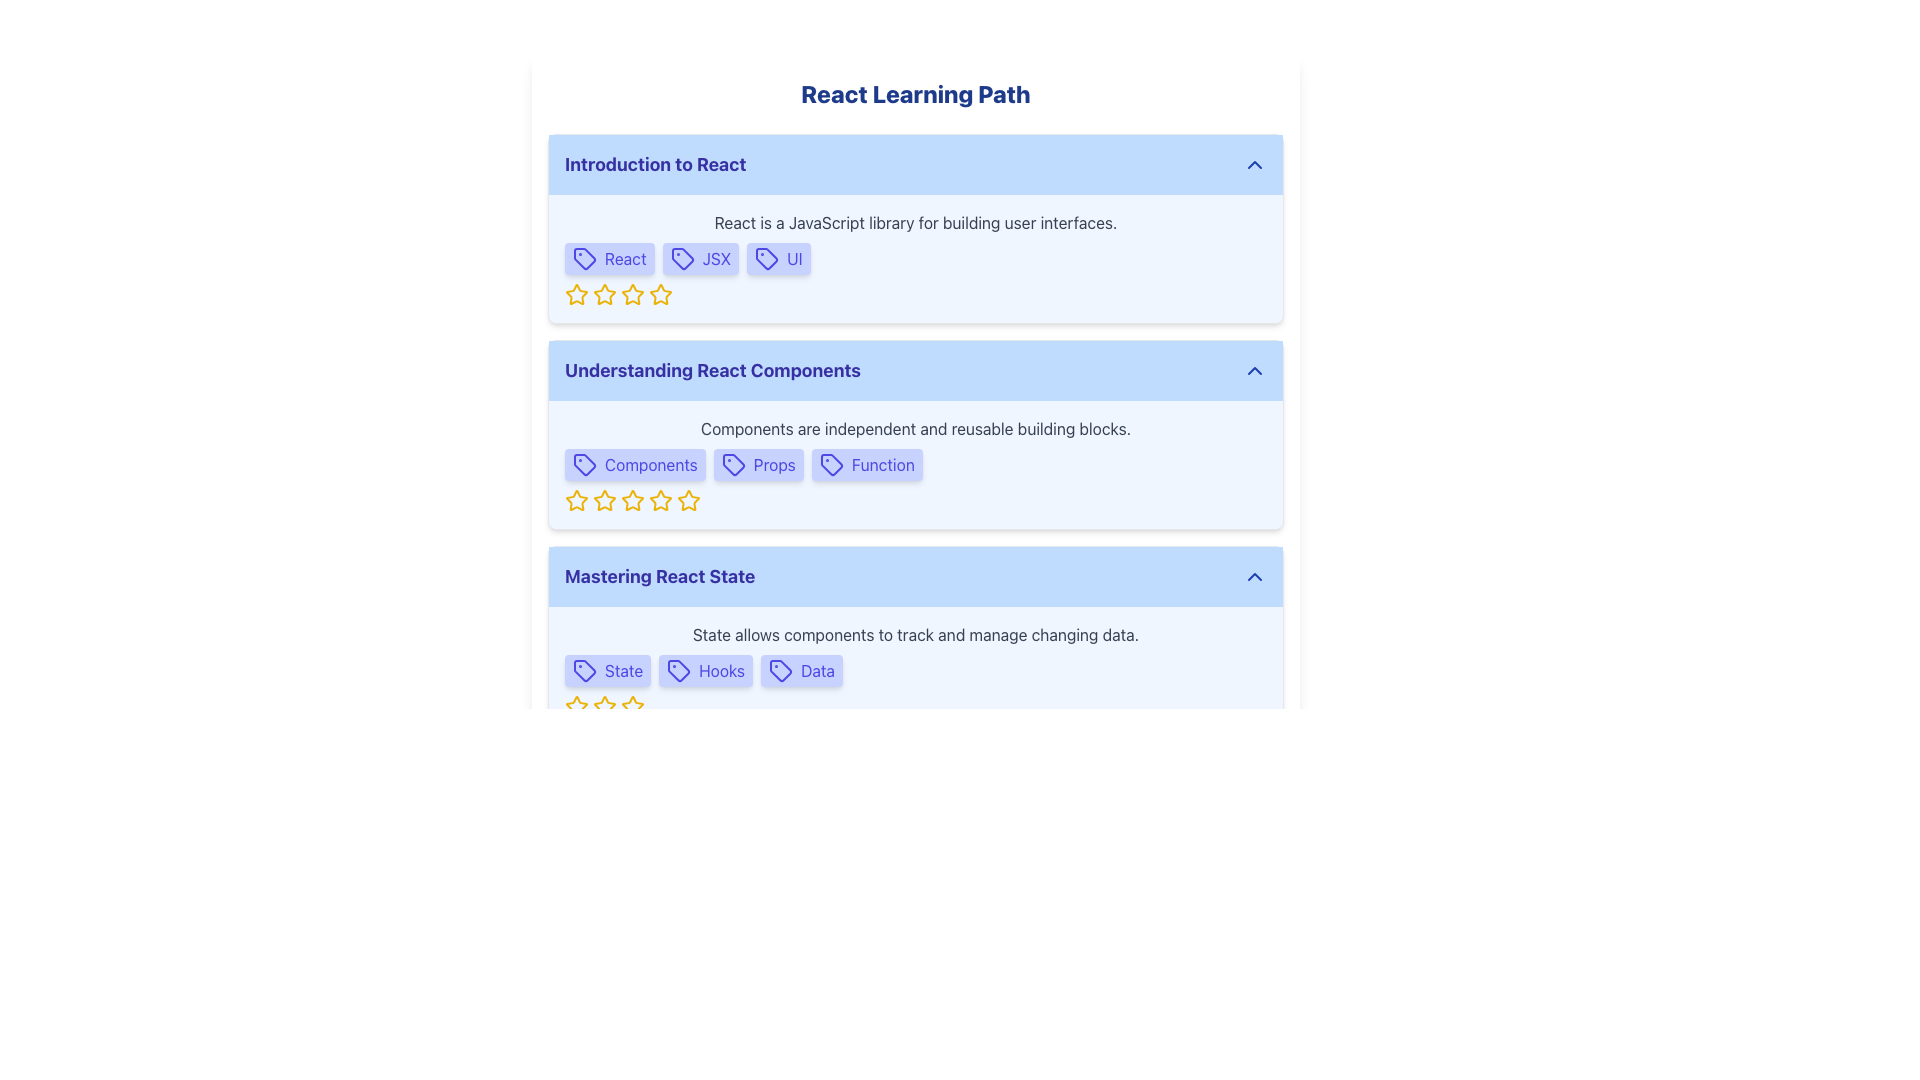 The width and height of the screenshot is (1920, 1080). What do you see at coordinates (689, 500) in the screenshot?
I see `the eighth star icon in the 'Understanding React Components' section, which serves as part of the visual rating indicator` at bounding box center [689, 500].